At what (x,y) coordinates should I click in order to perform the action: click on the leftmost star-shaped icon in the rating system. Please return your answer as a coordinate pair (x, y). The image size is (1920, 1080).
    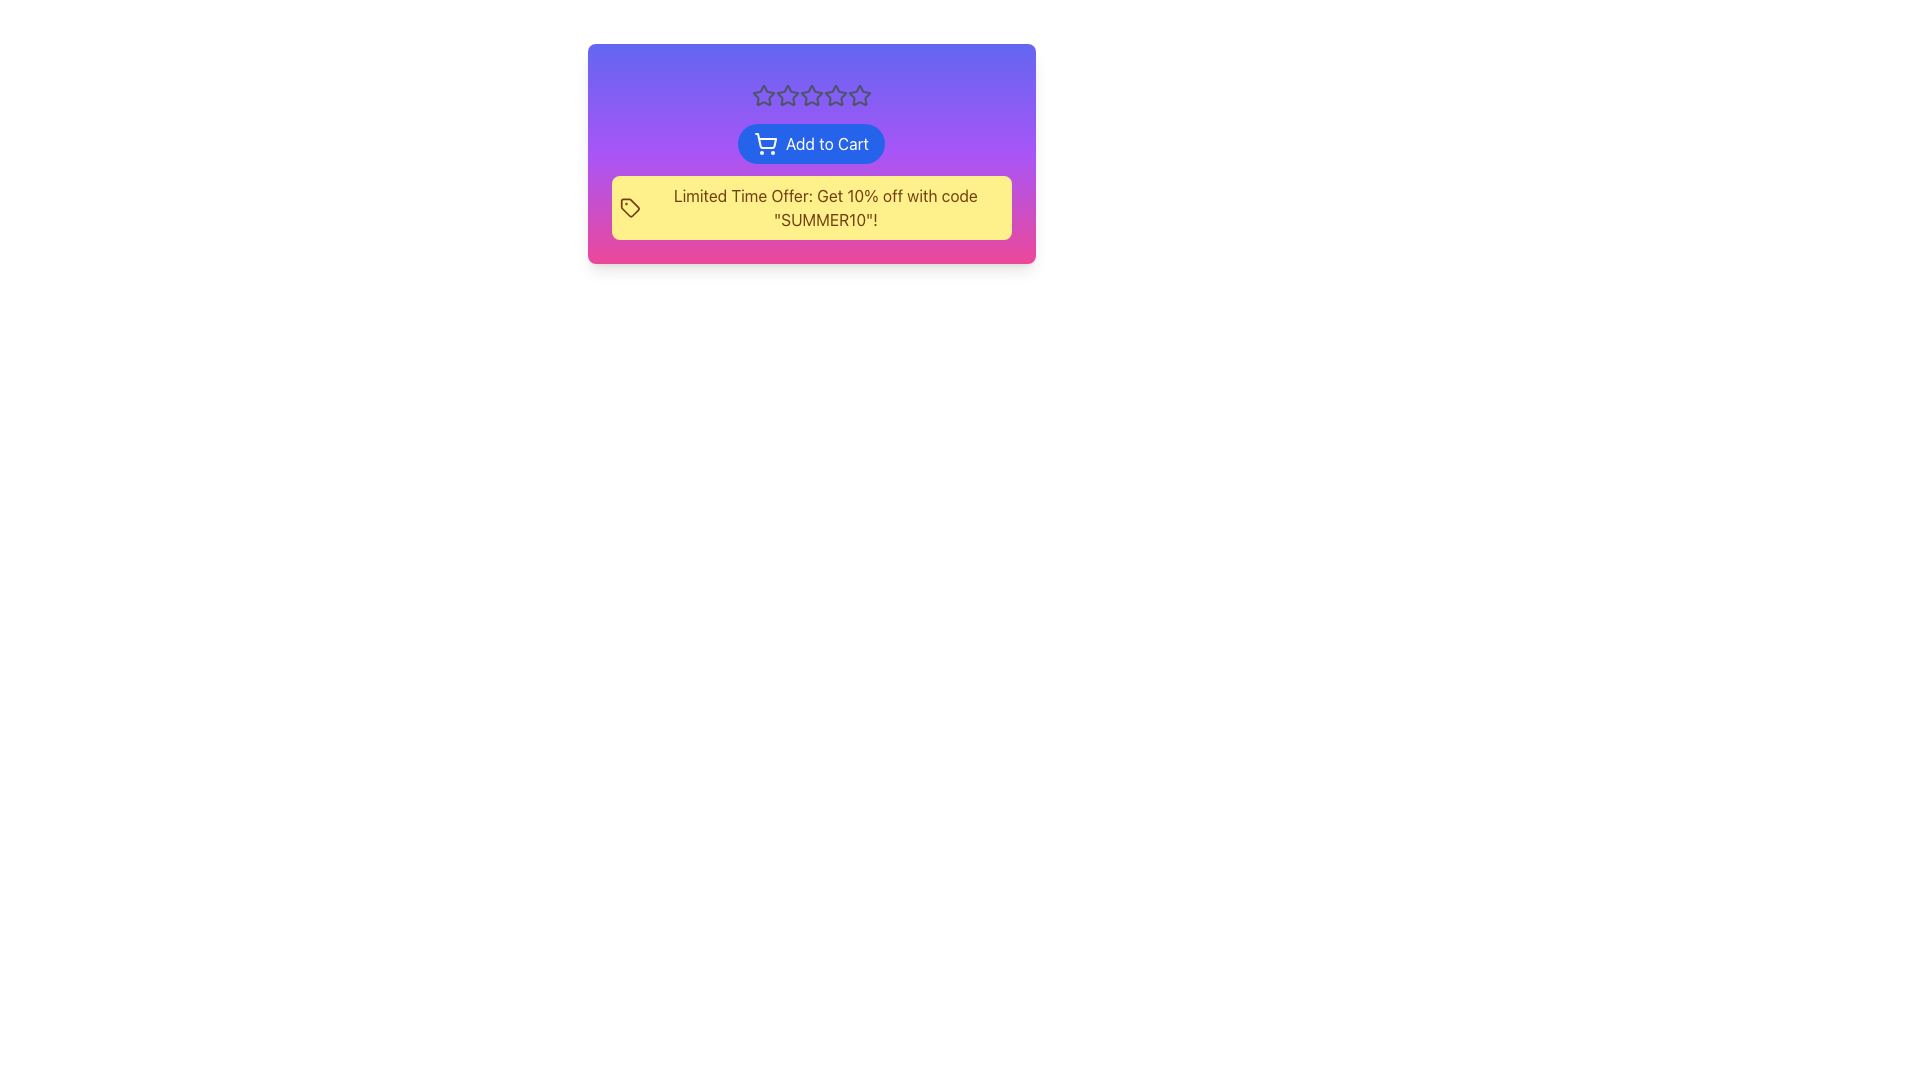
    Looking at the image, I should click on (762, 95).